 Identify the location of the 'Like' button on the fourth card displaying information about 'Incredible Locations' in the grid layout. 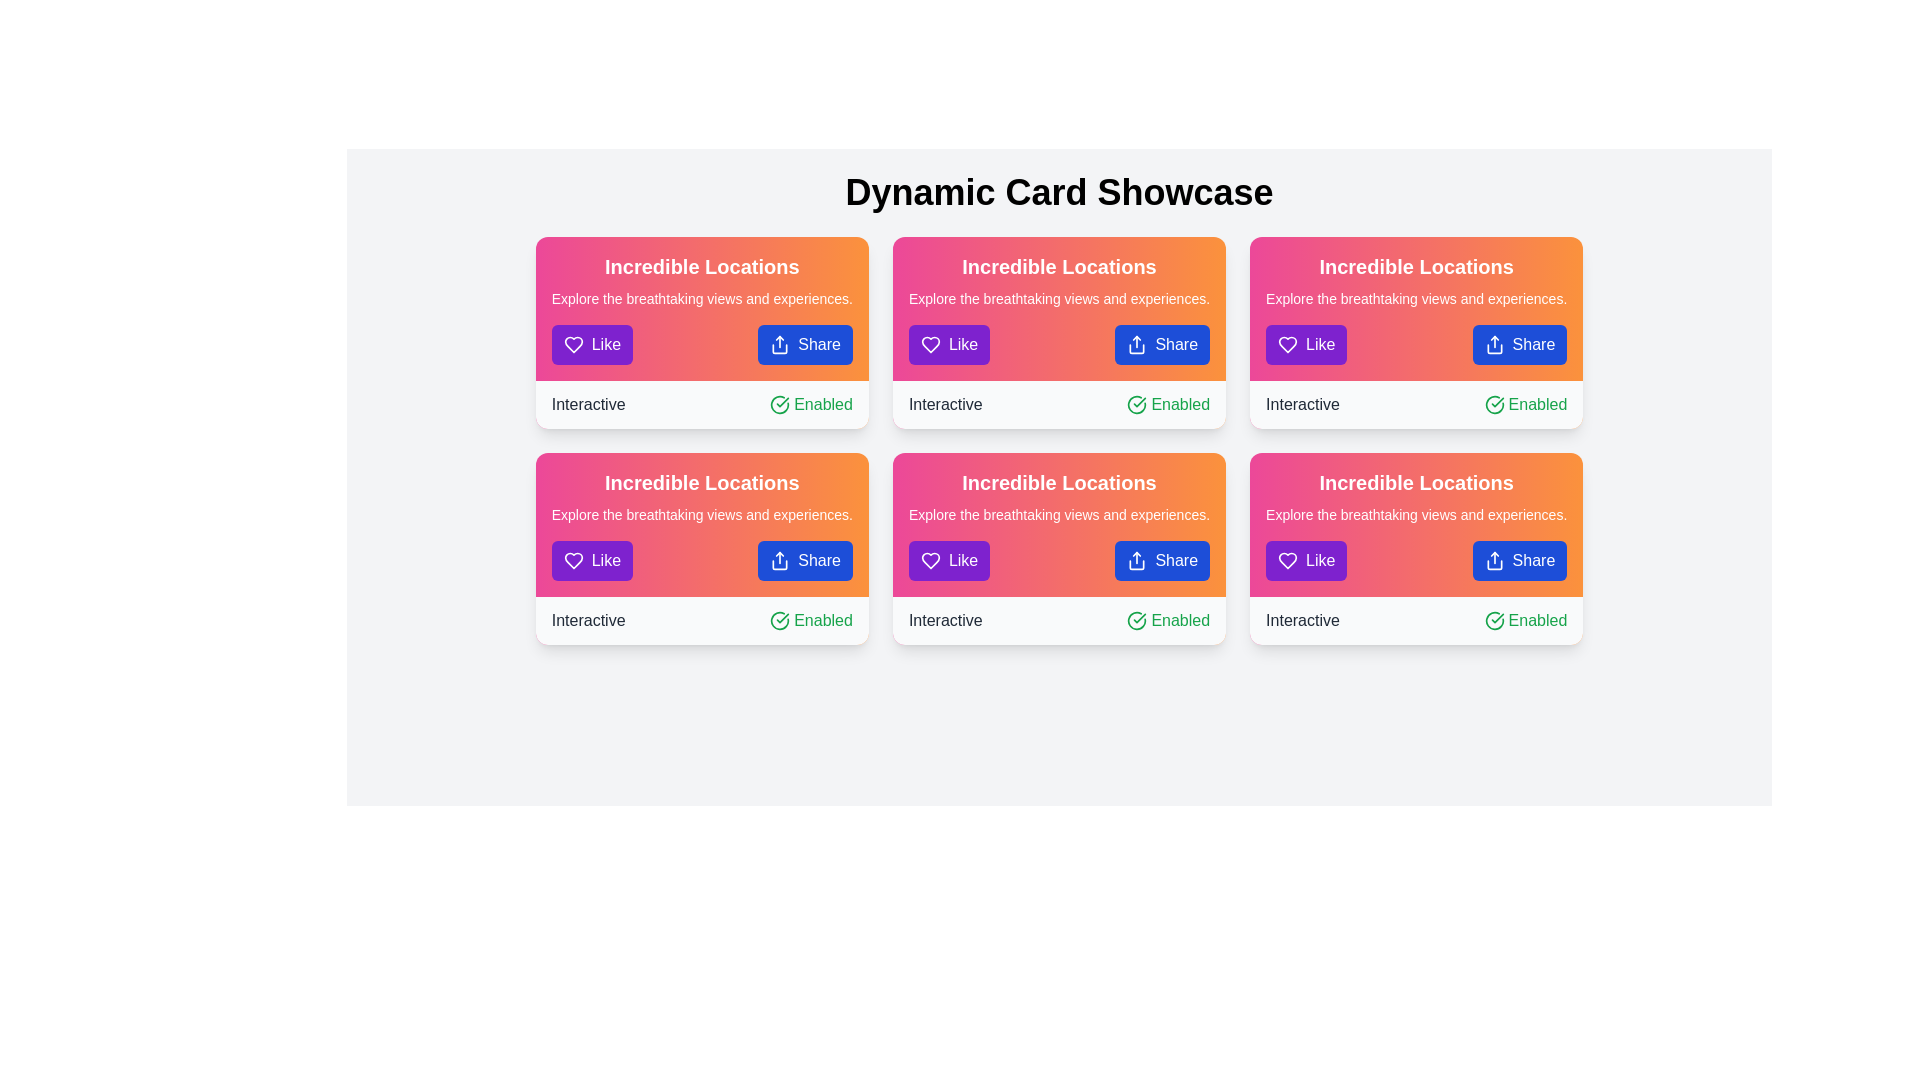
(702, 548).